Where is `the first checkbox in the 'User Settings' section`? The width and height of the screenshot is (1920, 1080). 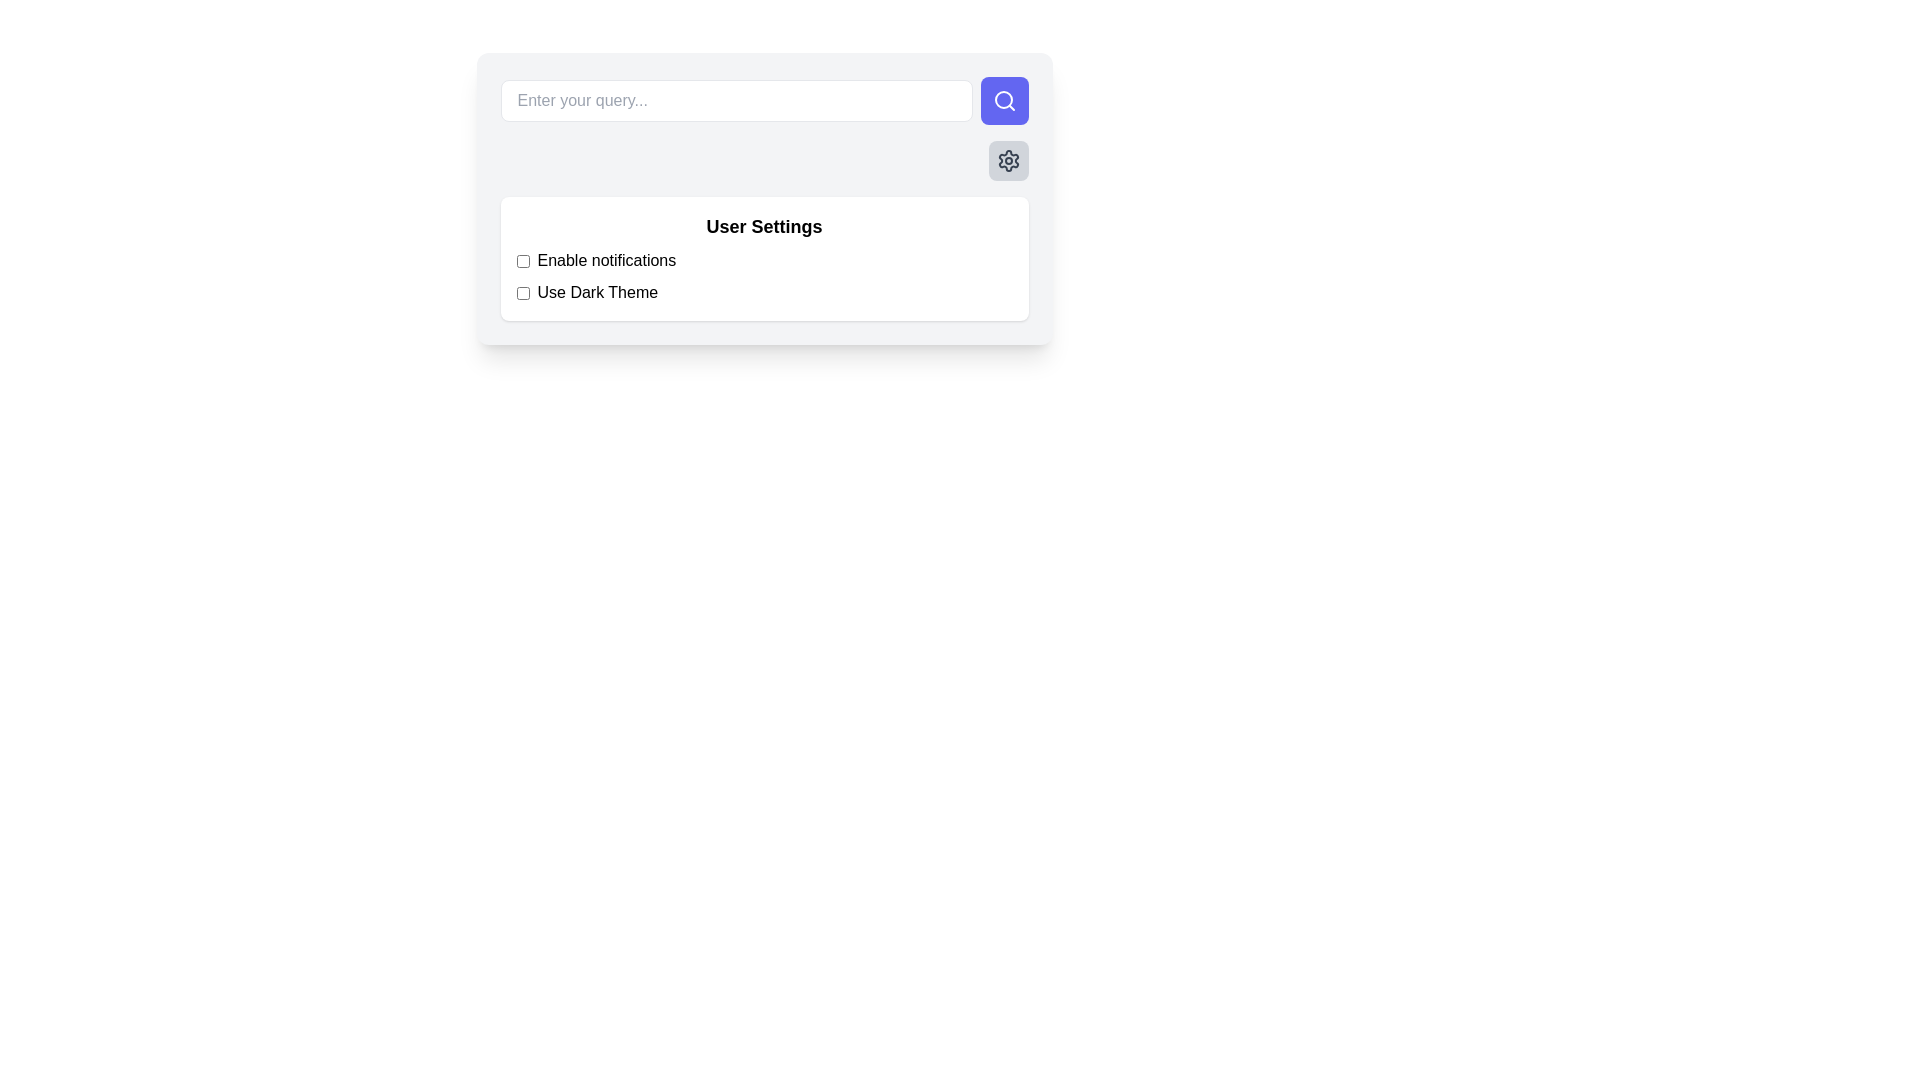 the first checkbox in the 'User Settings' section is located at coordinates (523, 260).